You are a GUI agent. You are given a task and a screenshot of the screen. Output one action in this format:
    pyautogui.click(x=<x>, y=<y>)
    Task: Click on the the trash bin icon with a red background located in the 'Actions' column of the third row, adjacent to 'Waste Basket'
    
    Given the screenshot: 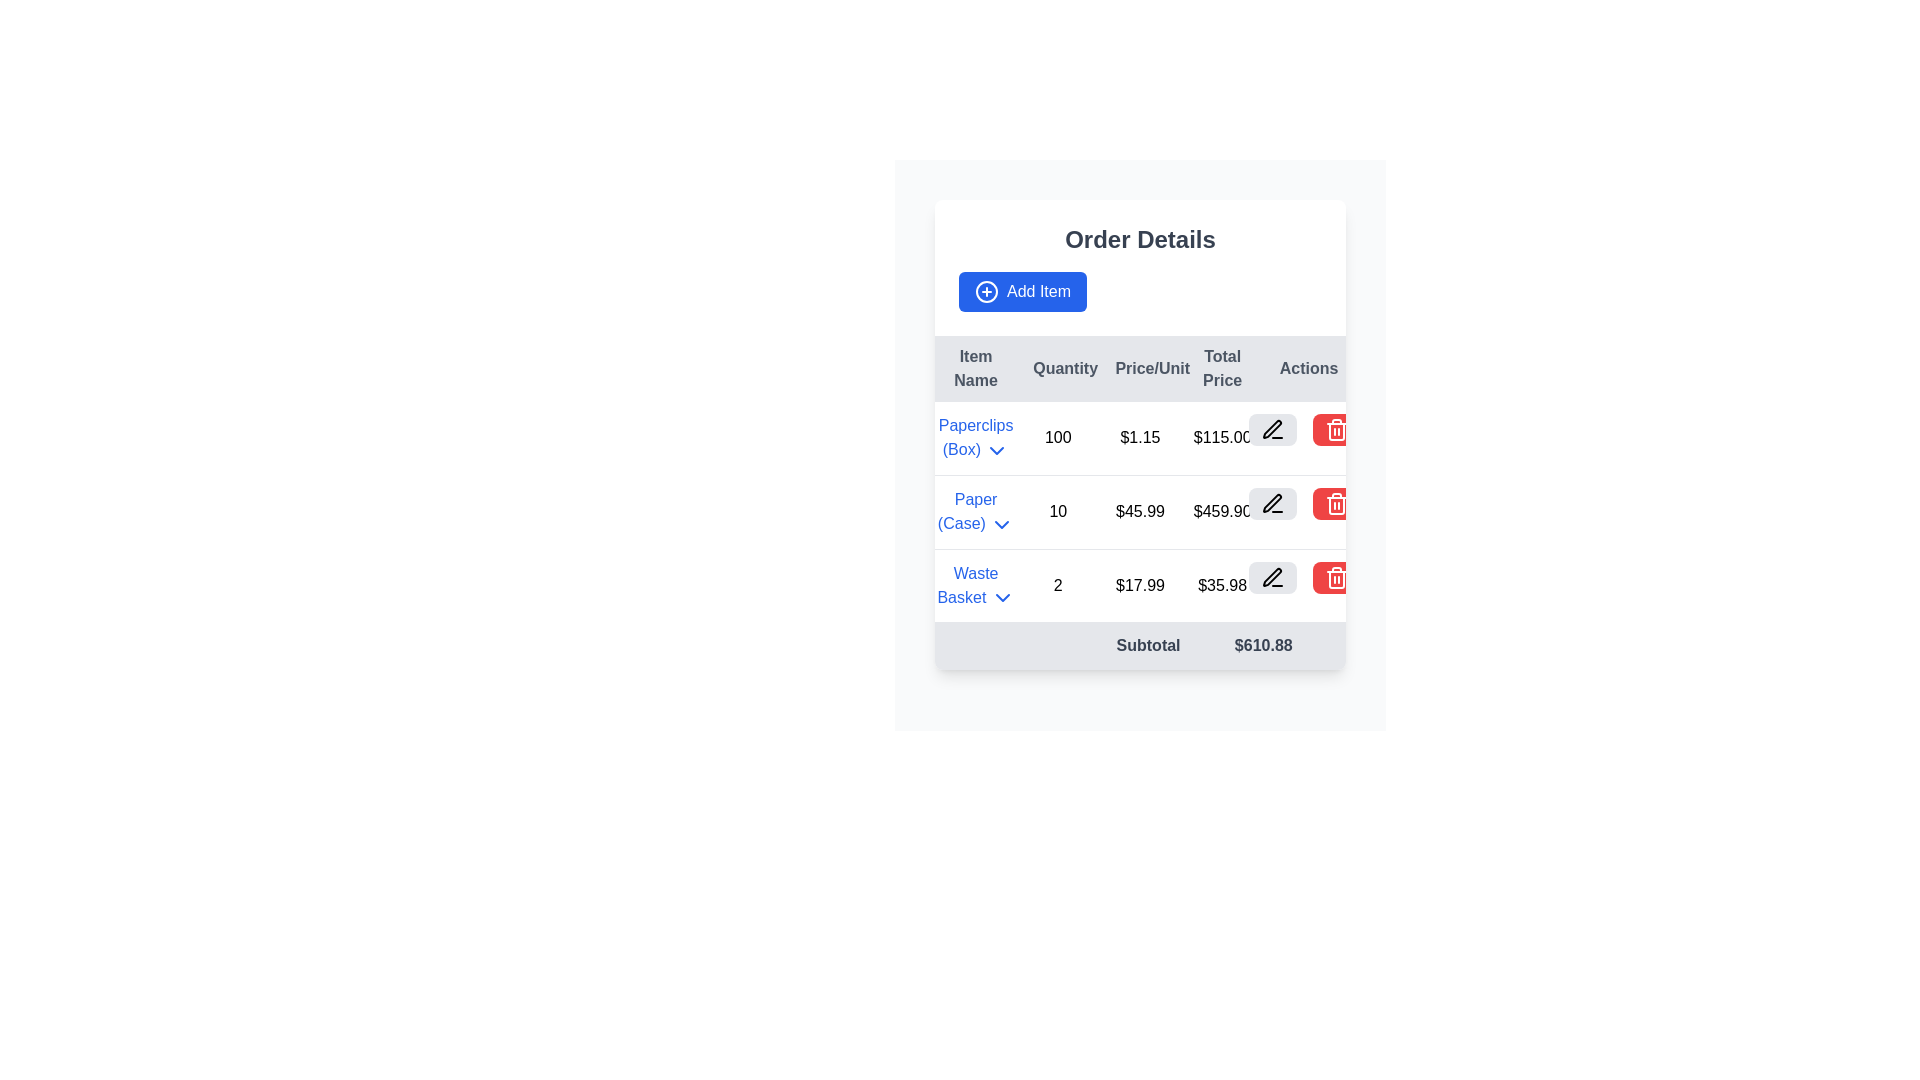 What is the action you would take?
    pyautogui.click(x=1336, y=428)
    